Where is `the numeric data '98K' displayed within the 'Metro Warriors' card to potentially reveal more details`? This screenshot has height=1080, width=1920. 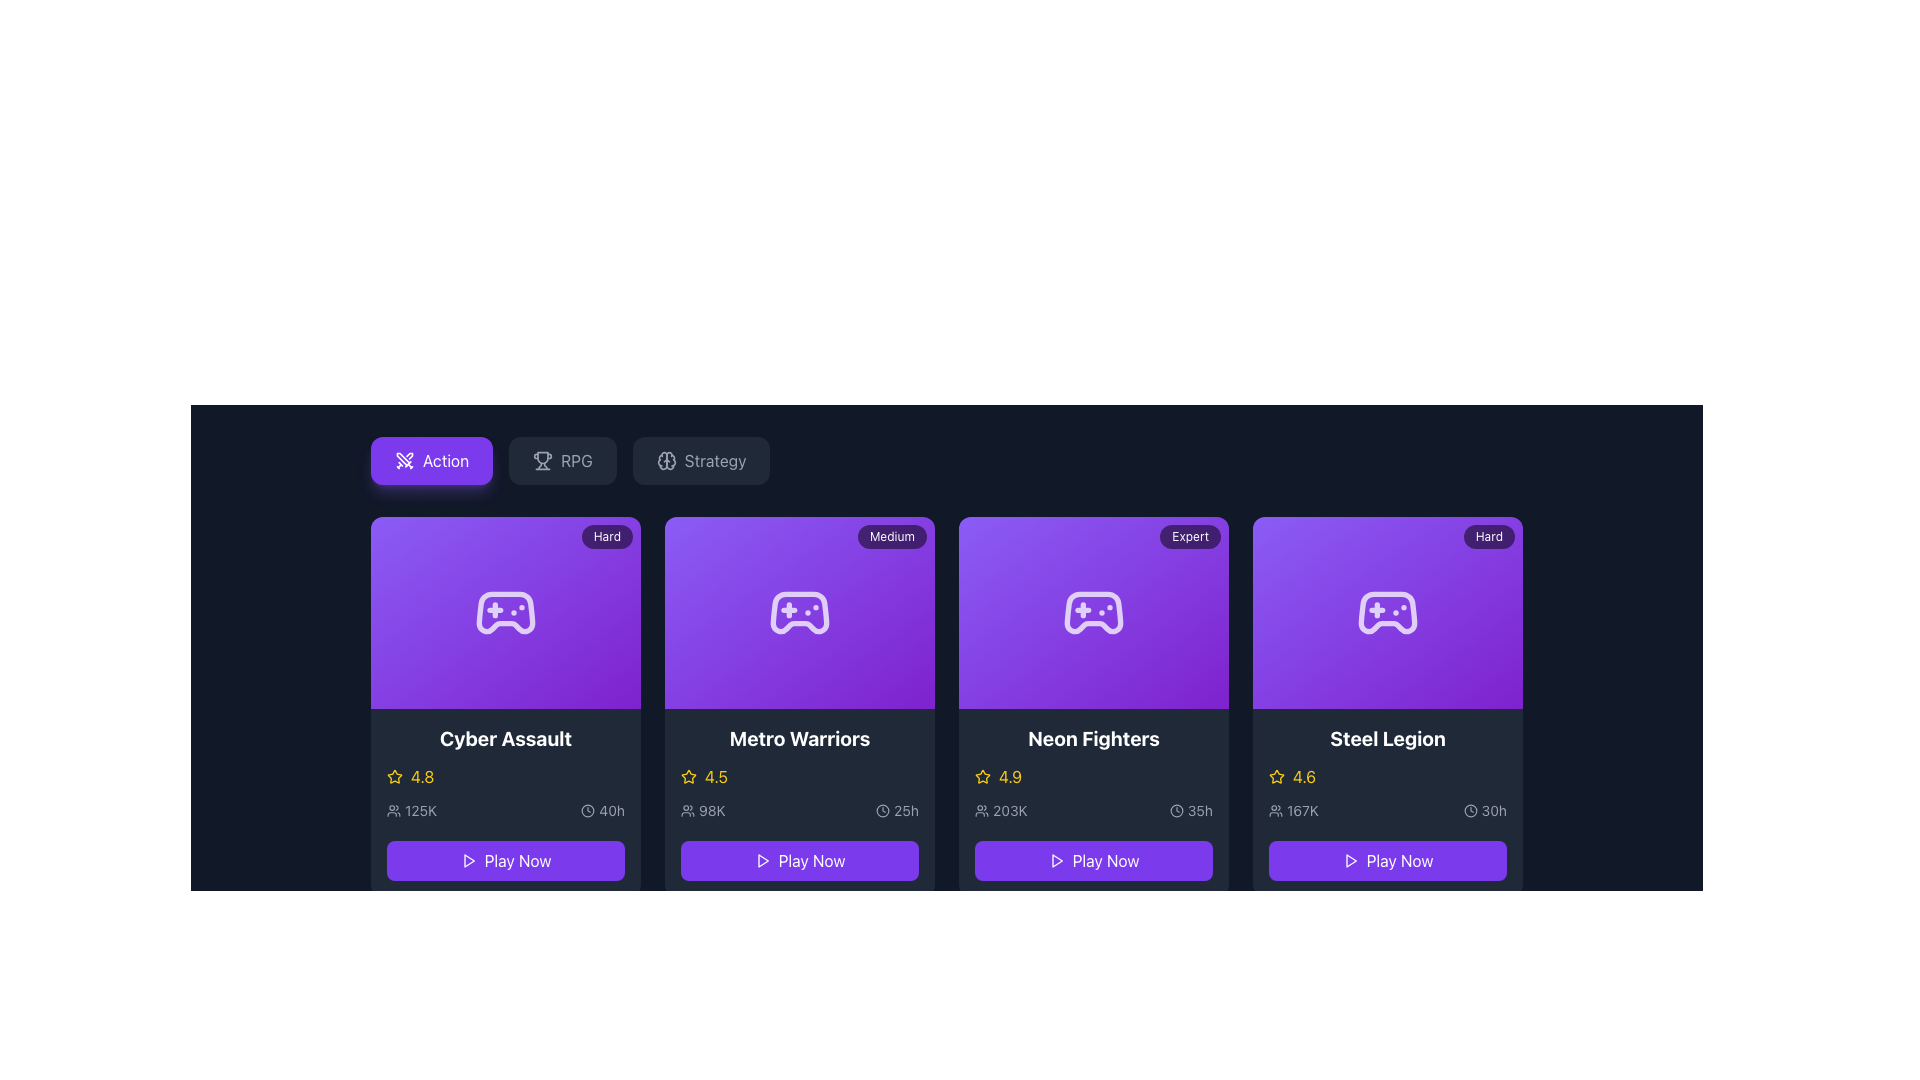
the numeric data '98K' displayed within the 'Metro Warriors' card to potentially reveal more details is located at coordinates (800, 810).